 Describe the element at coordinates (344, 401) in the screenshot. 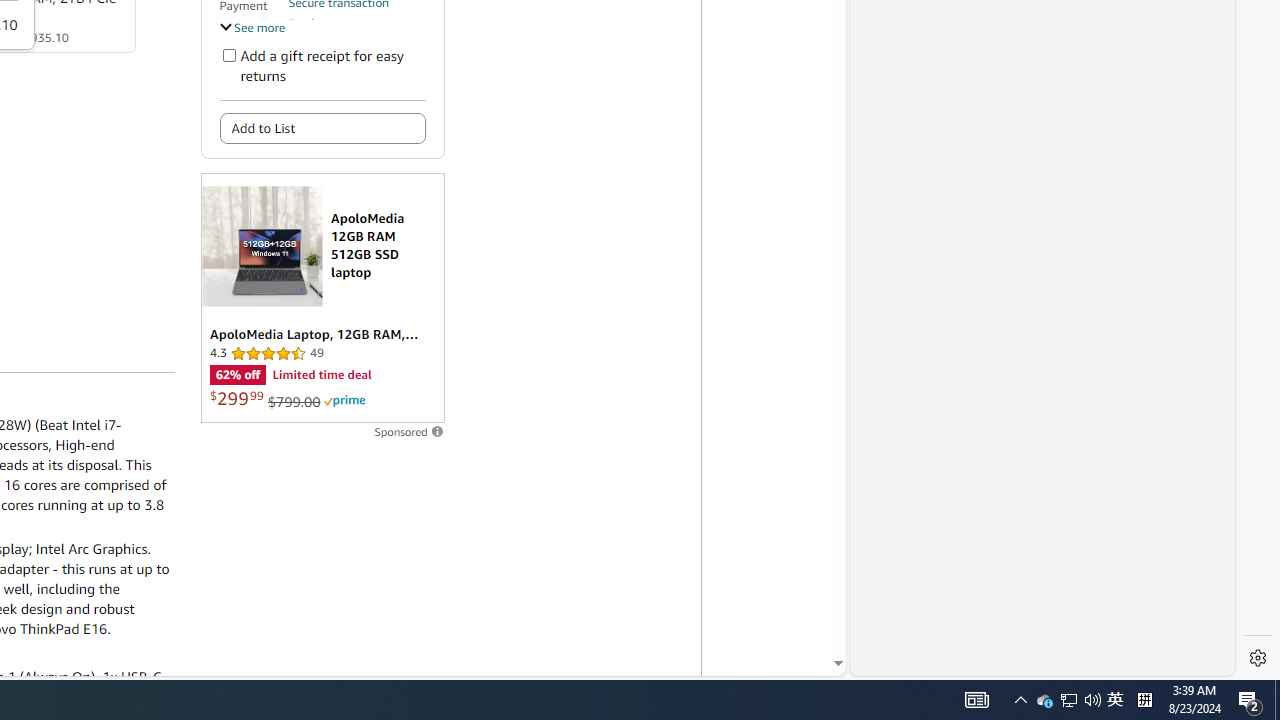

I see `'Prime'` at that location.